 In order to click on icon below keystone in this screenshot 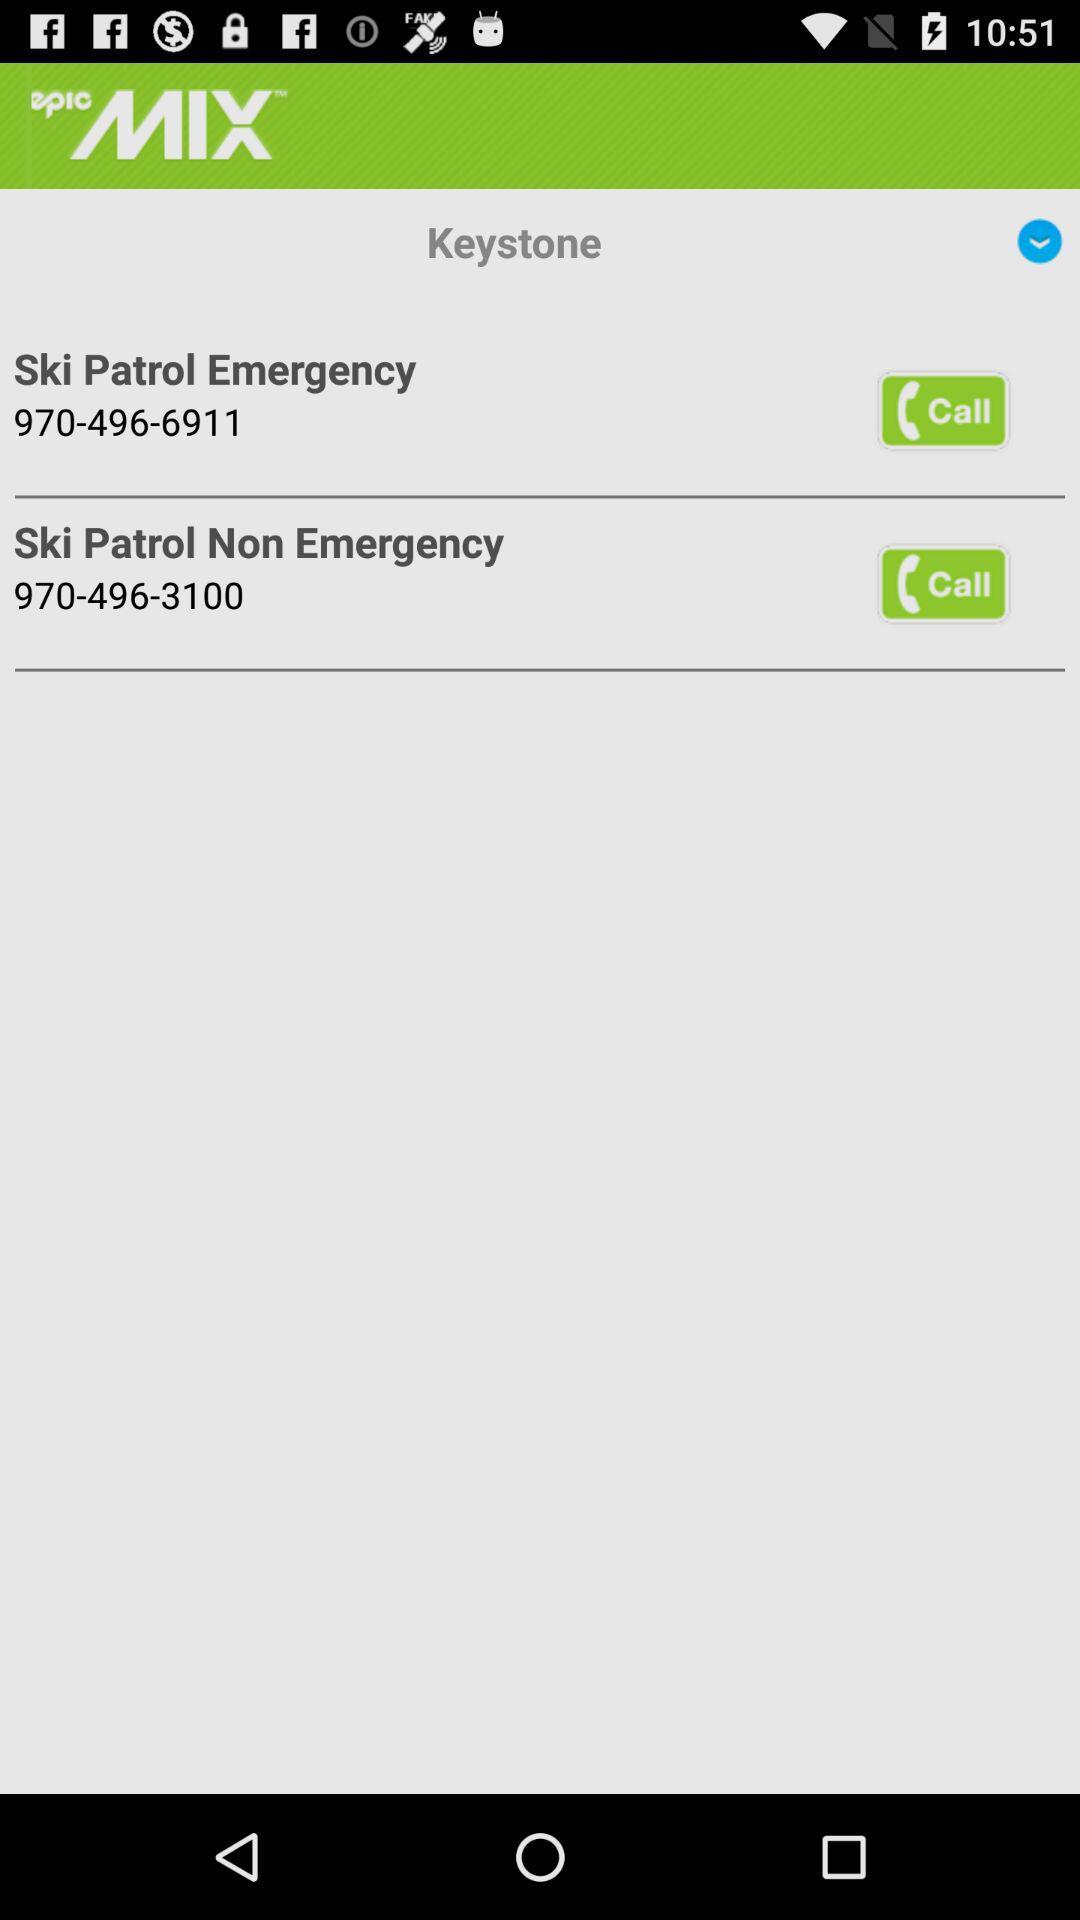, I will do `click(943, 408)`.